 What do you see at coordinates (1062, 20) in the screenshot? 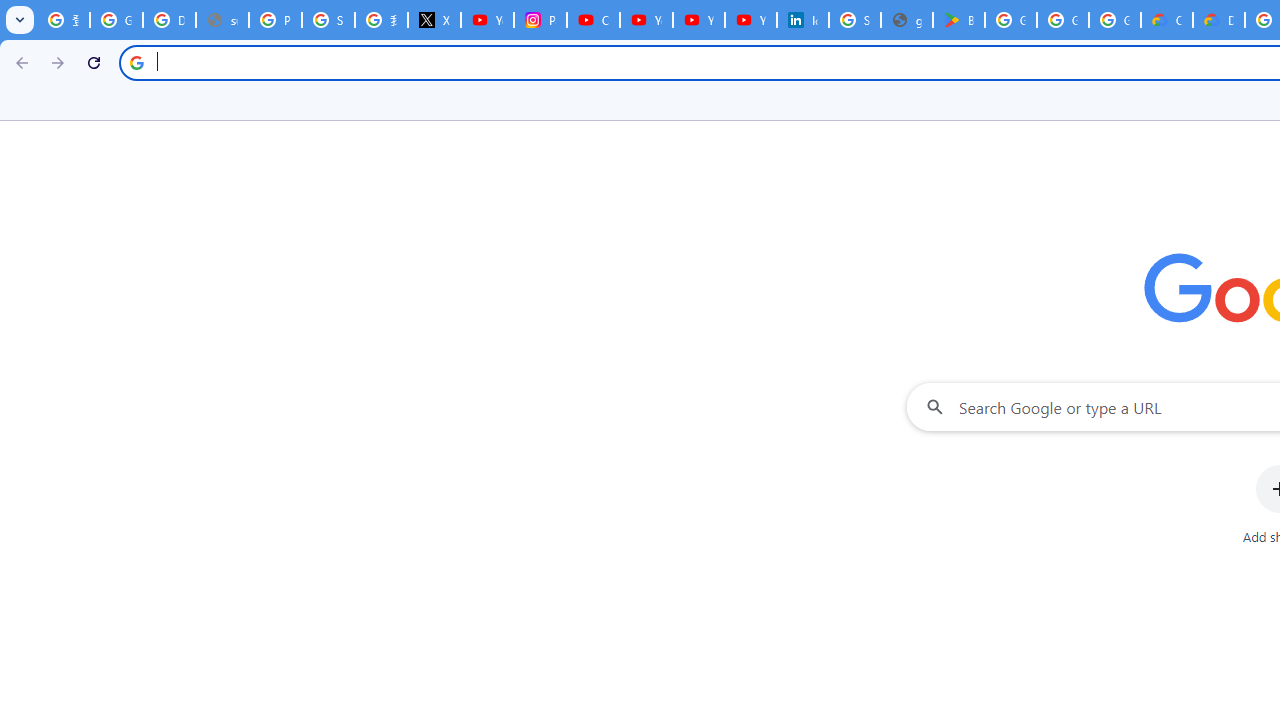
I see `'Google Workspace - Specific Terms'` at bounding box center [1062, 20].